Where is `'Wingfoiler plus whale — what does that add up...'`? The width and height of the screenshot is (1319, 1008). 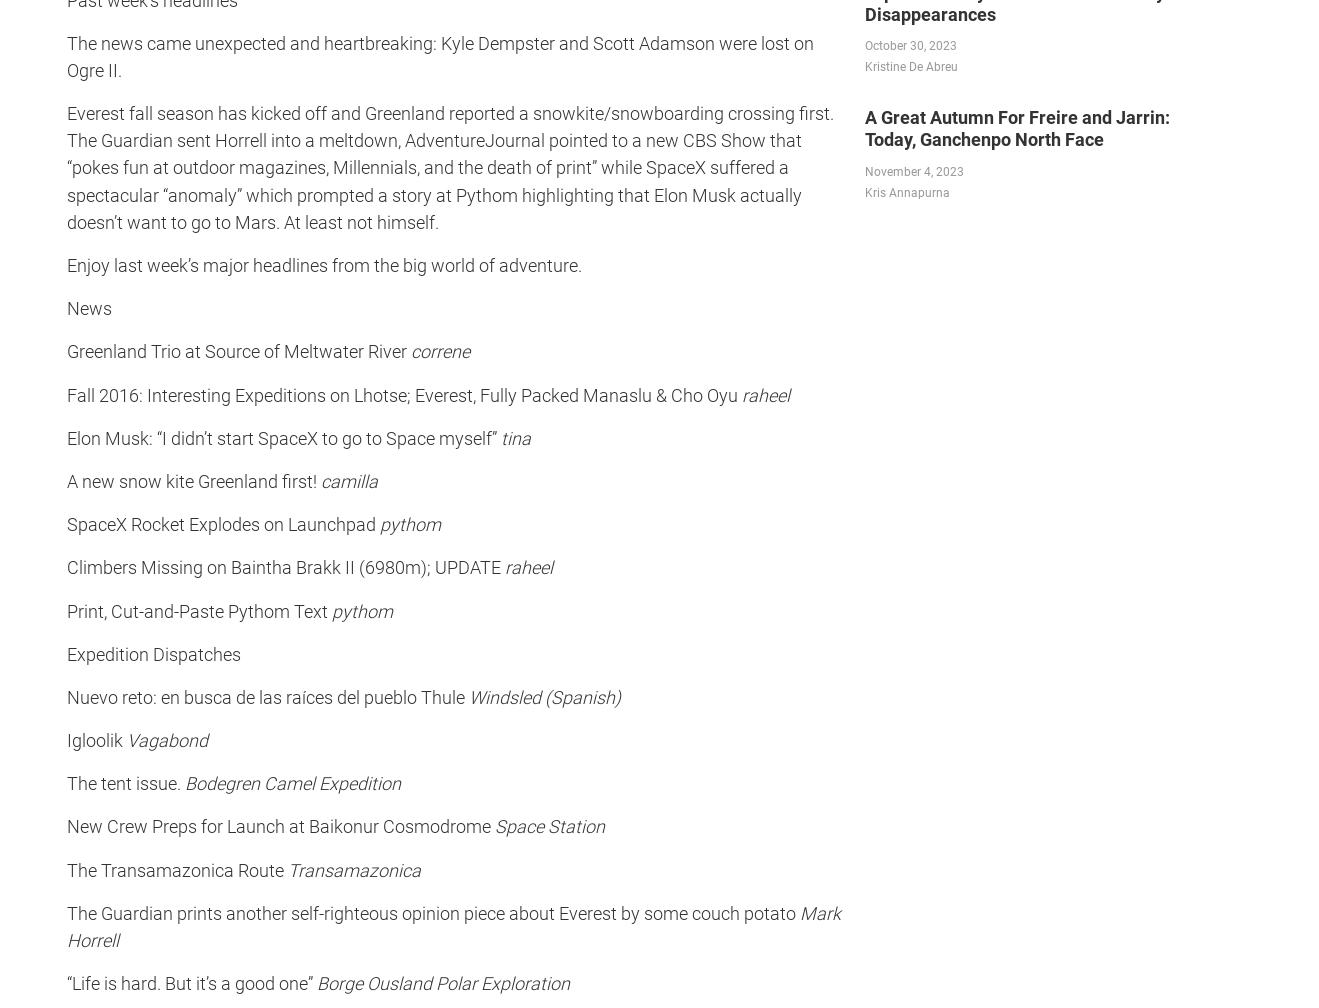
'Wingfoiler plus whale — what does that add up...' is located at coordinates (90, 687).